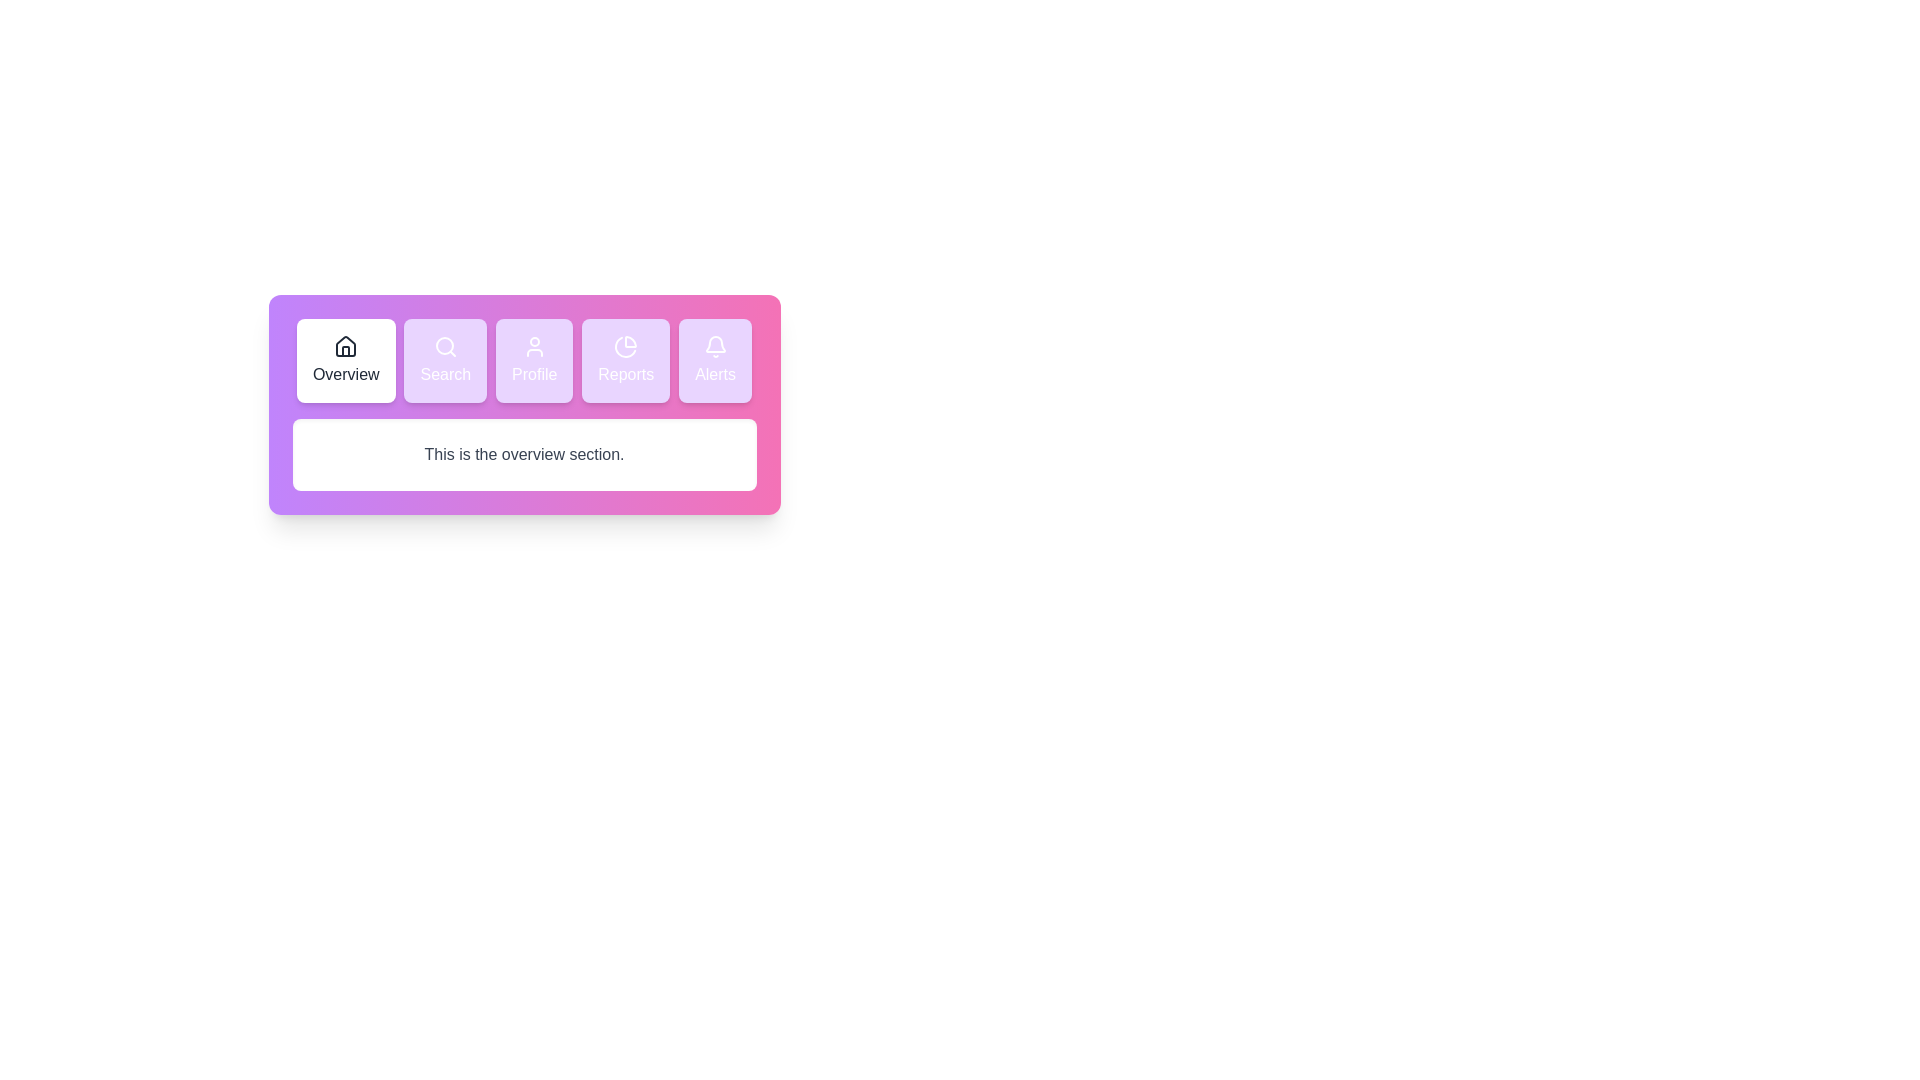  Describe the element at coordinates (524, 361) in the screenshot. I see `the 'Profile' navigation button, which is the third button in a horizontal menu between 'Search' and 'Reports'` at that location.